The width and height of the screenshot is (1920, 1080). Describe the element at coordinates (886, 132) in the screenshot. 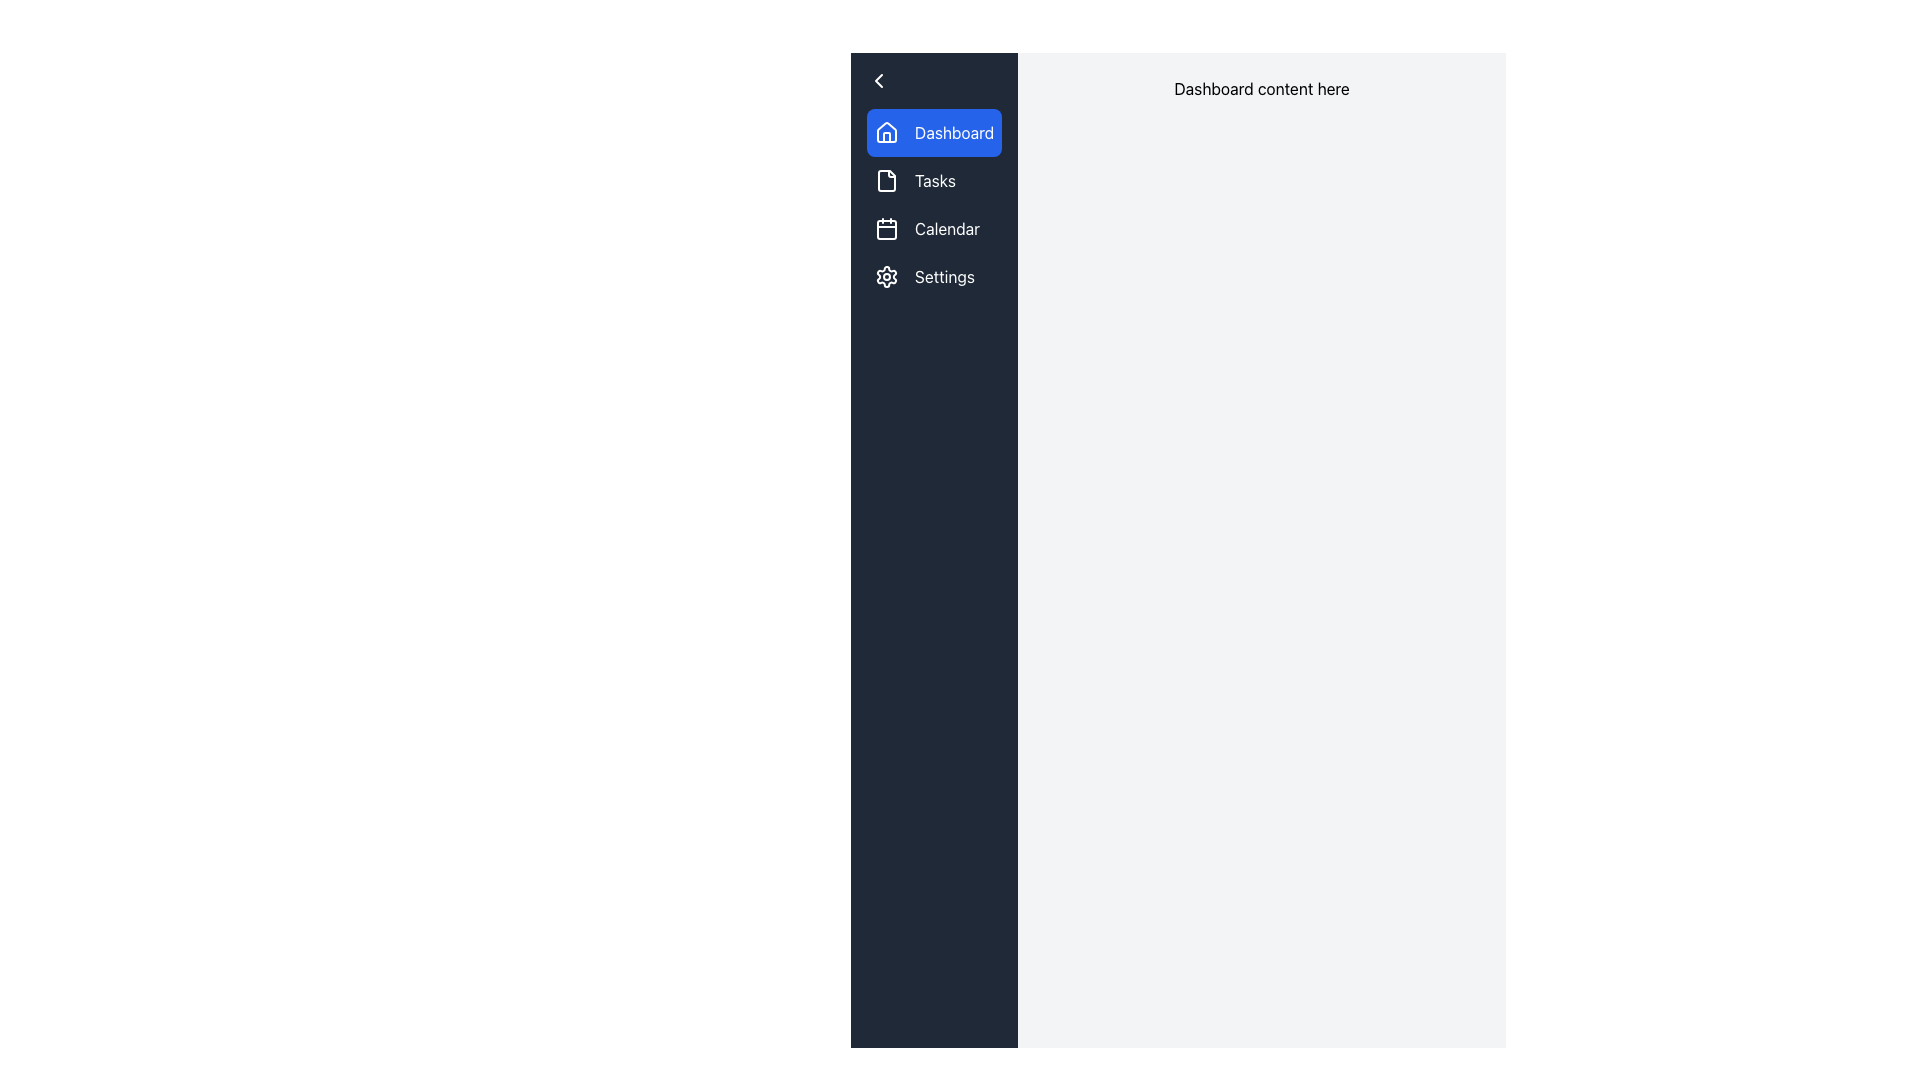

I see `the 'Dashboard' button, which contains a house icon in line-art style` at that location.